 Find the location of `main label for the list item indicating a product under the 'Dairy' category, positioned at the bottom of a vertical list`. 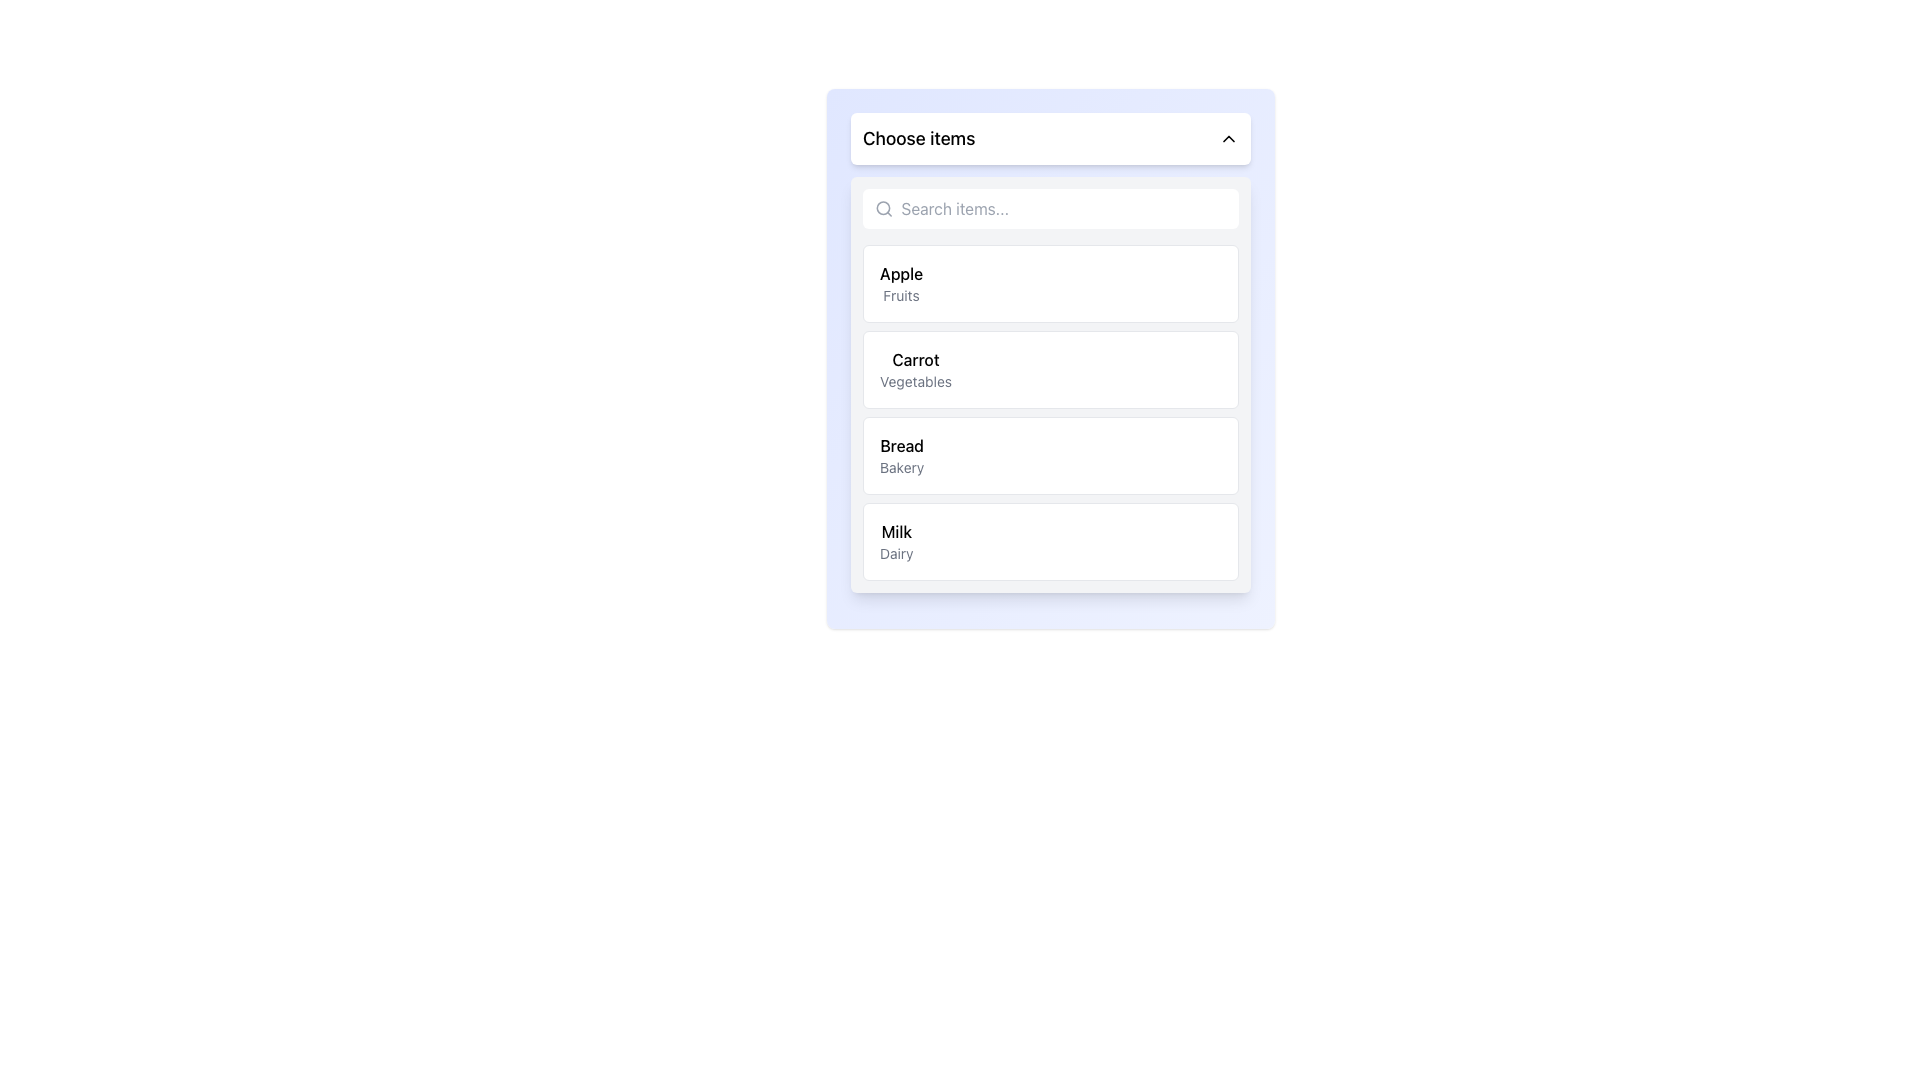

main label for the list item indicating a product under the 'Dairy' category, positioned at the bottom of a vertical list is located at coordinates (895, 531).